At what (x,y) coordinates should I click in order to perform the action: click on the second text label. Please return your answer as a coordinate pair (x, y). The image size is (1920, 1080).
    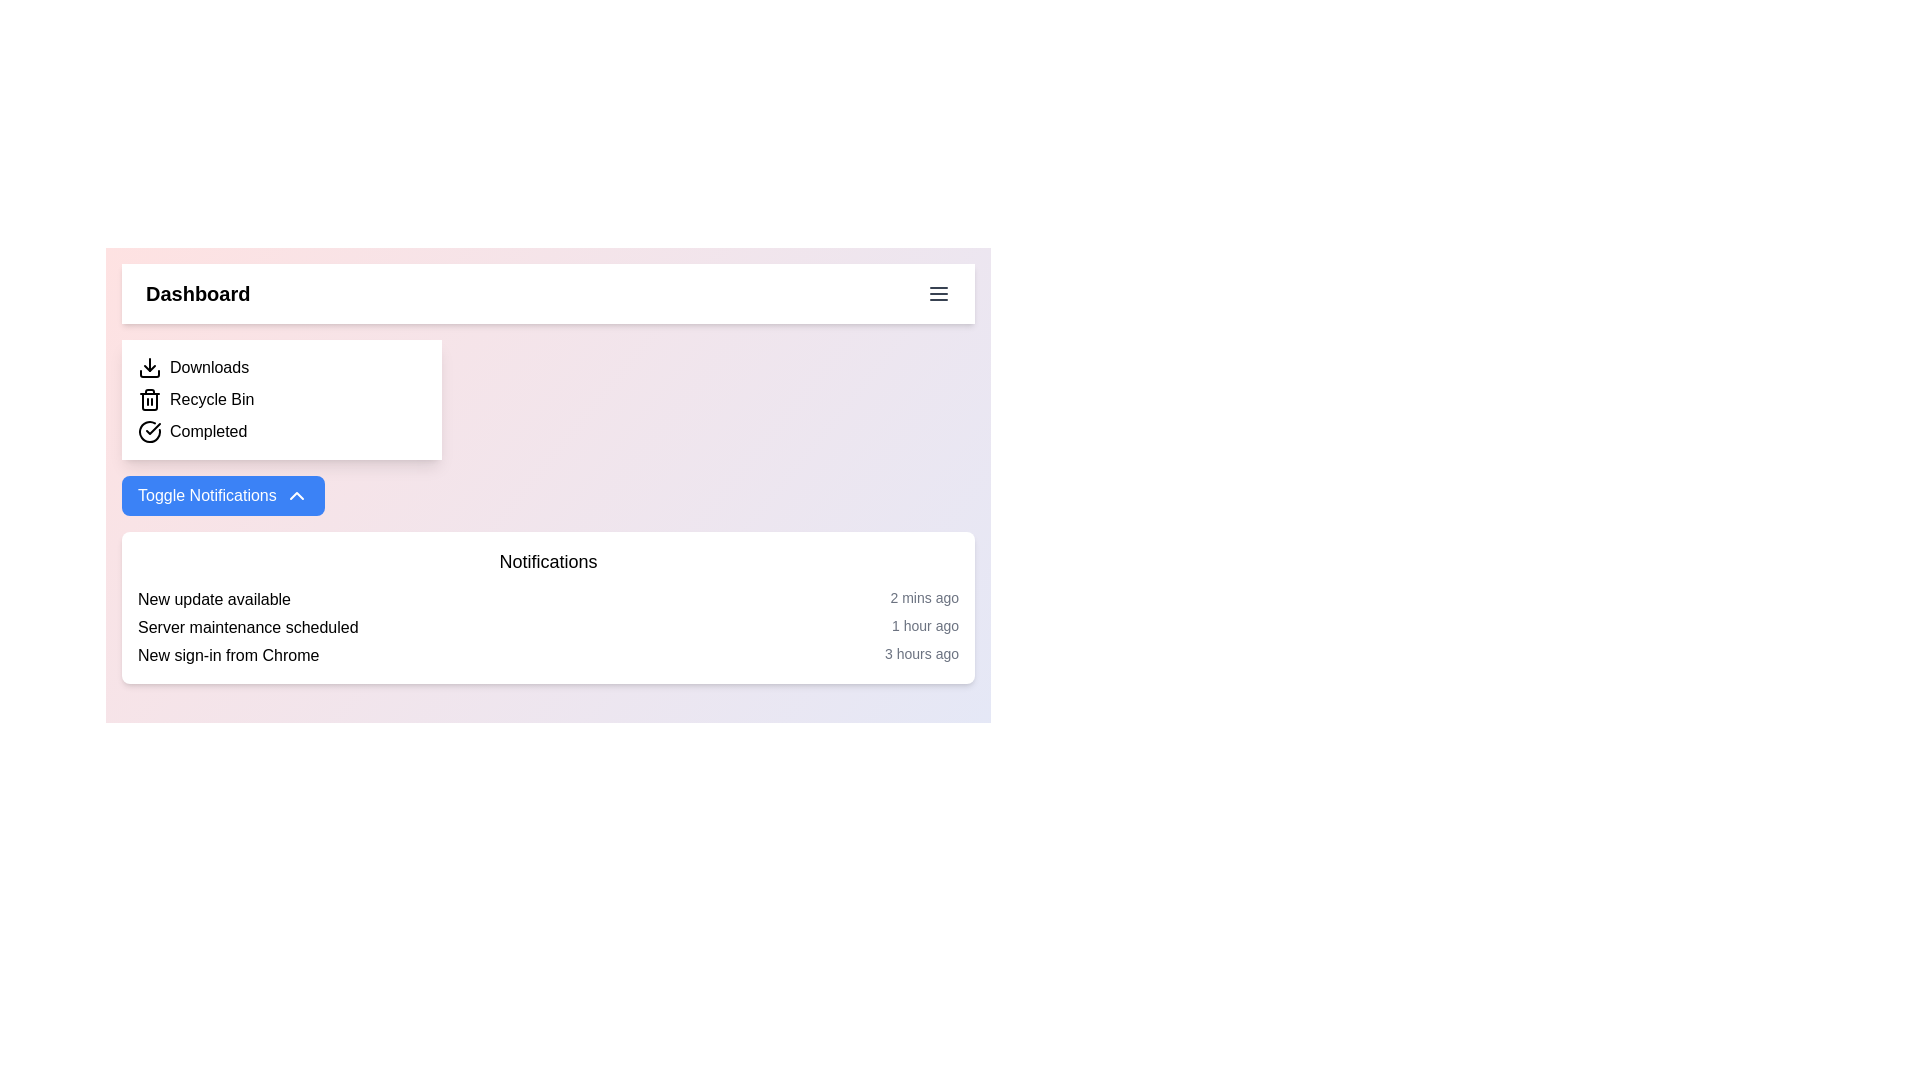
    Looking at the image, I should click on (212, 400).